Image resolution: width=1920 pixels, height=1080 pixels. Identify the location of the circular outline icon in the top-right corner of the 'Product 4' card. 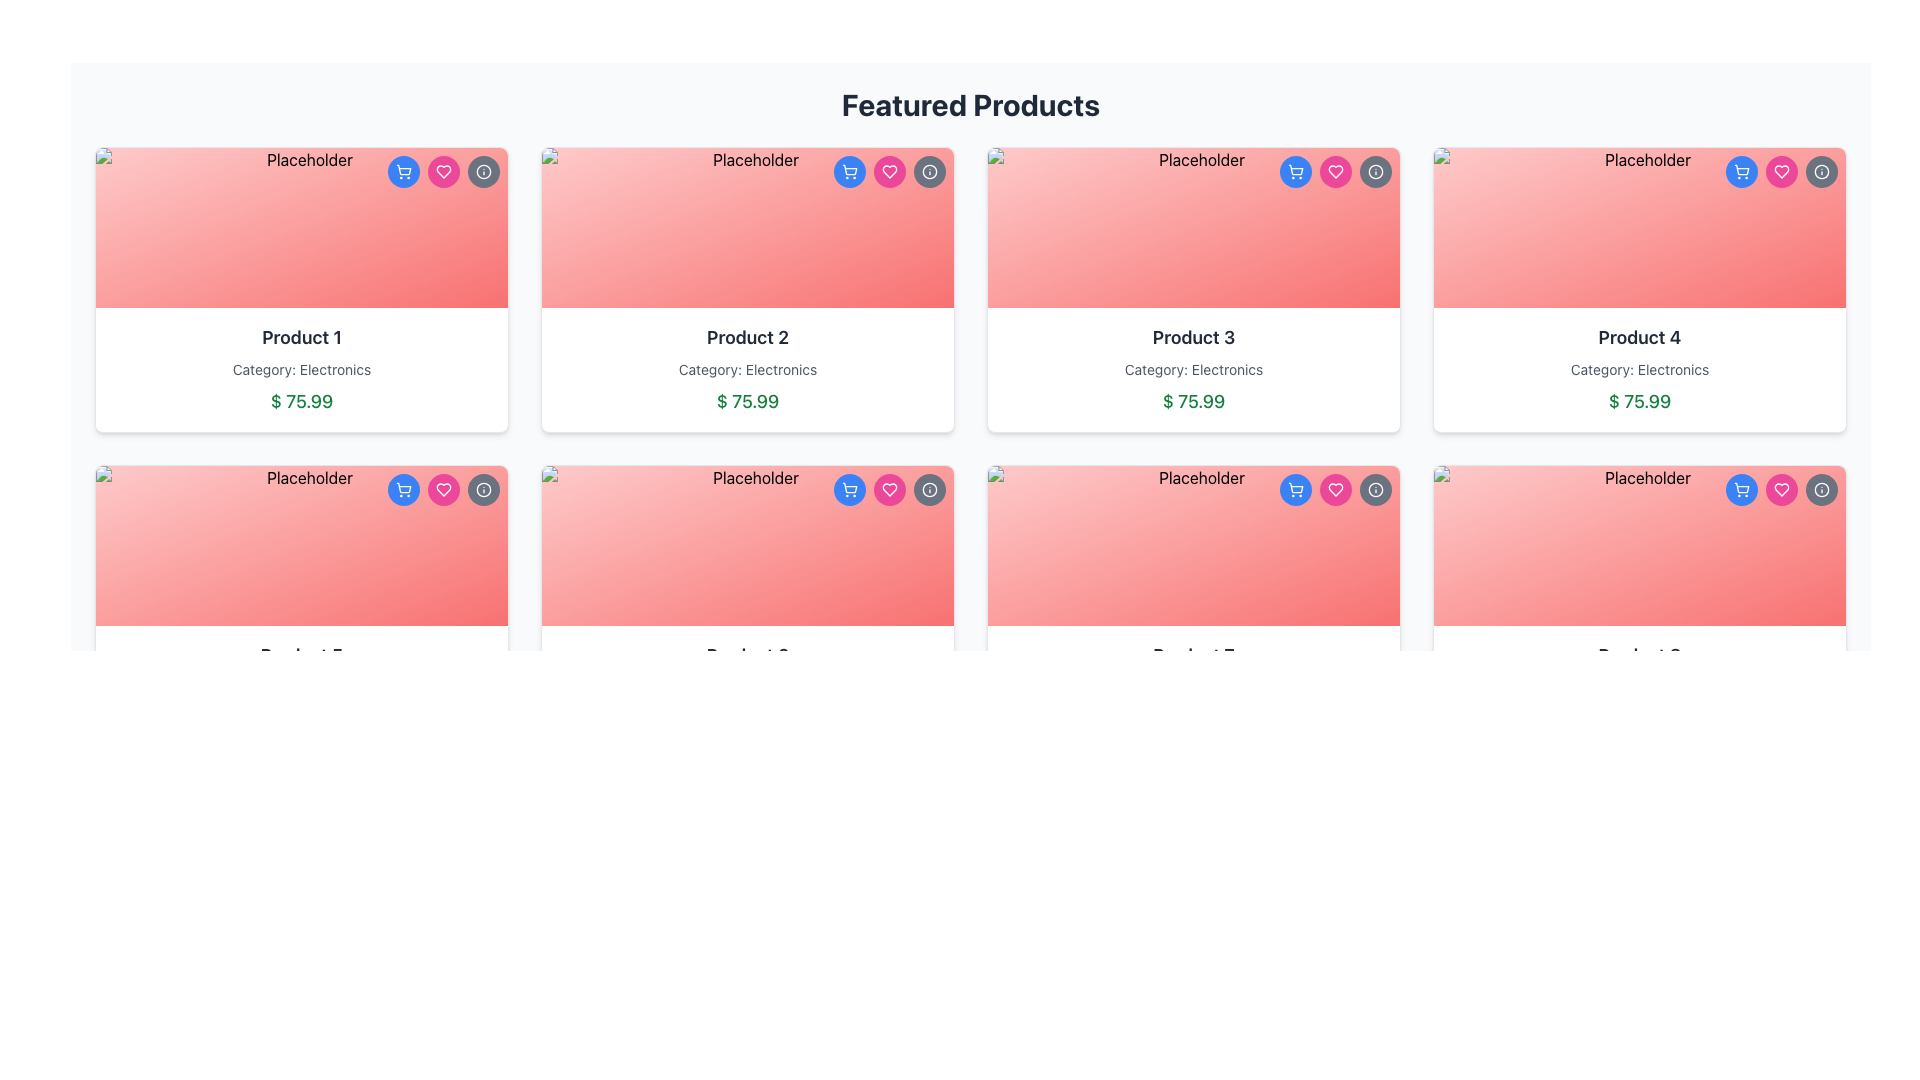
(1375, 489).